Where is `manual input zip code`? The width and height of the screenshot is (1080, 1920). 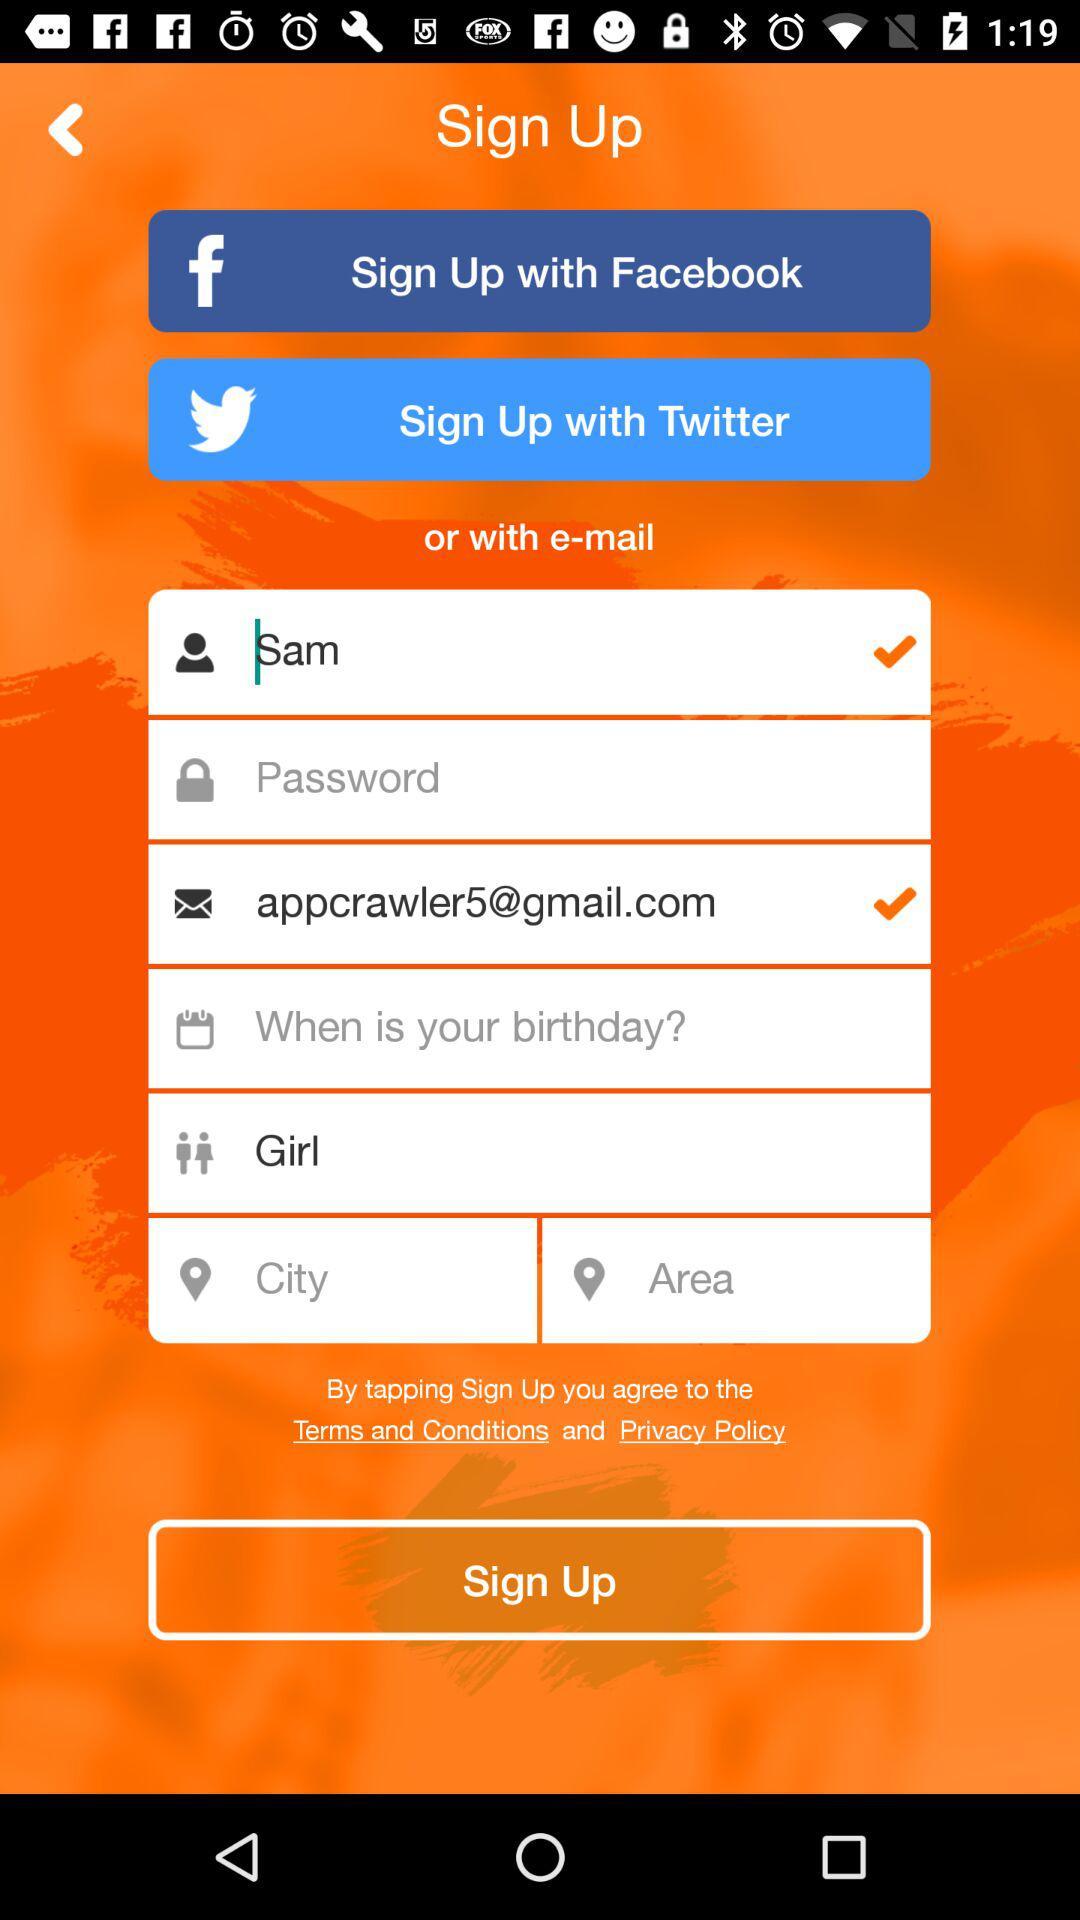 manual input zip code is located at coordinates (782, 1280).